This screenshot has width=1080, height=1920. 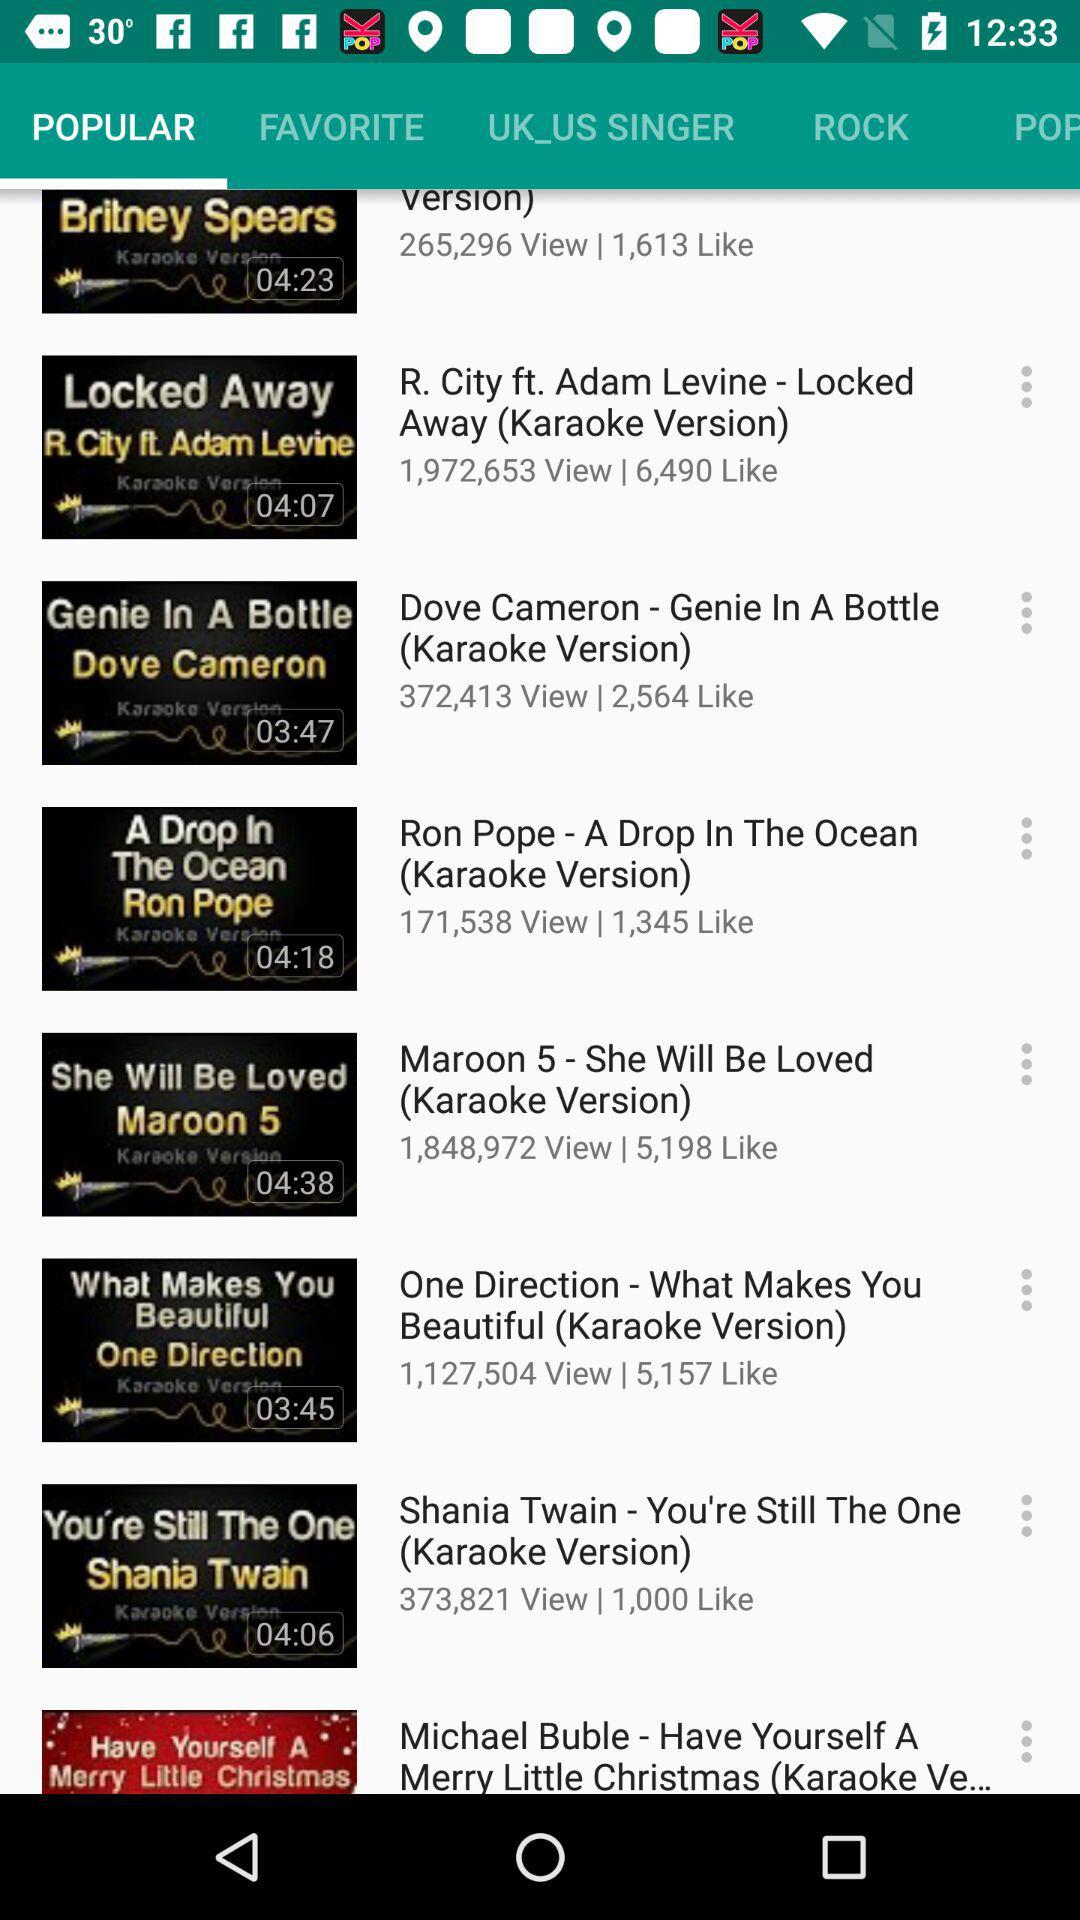 I want to click on more info, so click(x=1016, y=1063).